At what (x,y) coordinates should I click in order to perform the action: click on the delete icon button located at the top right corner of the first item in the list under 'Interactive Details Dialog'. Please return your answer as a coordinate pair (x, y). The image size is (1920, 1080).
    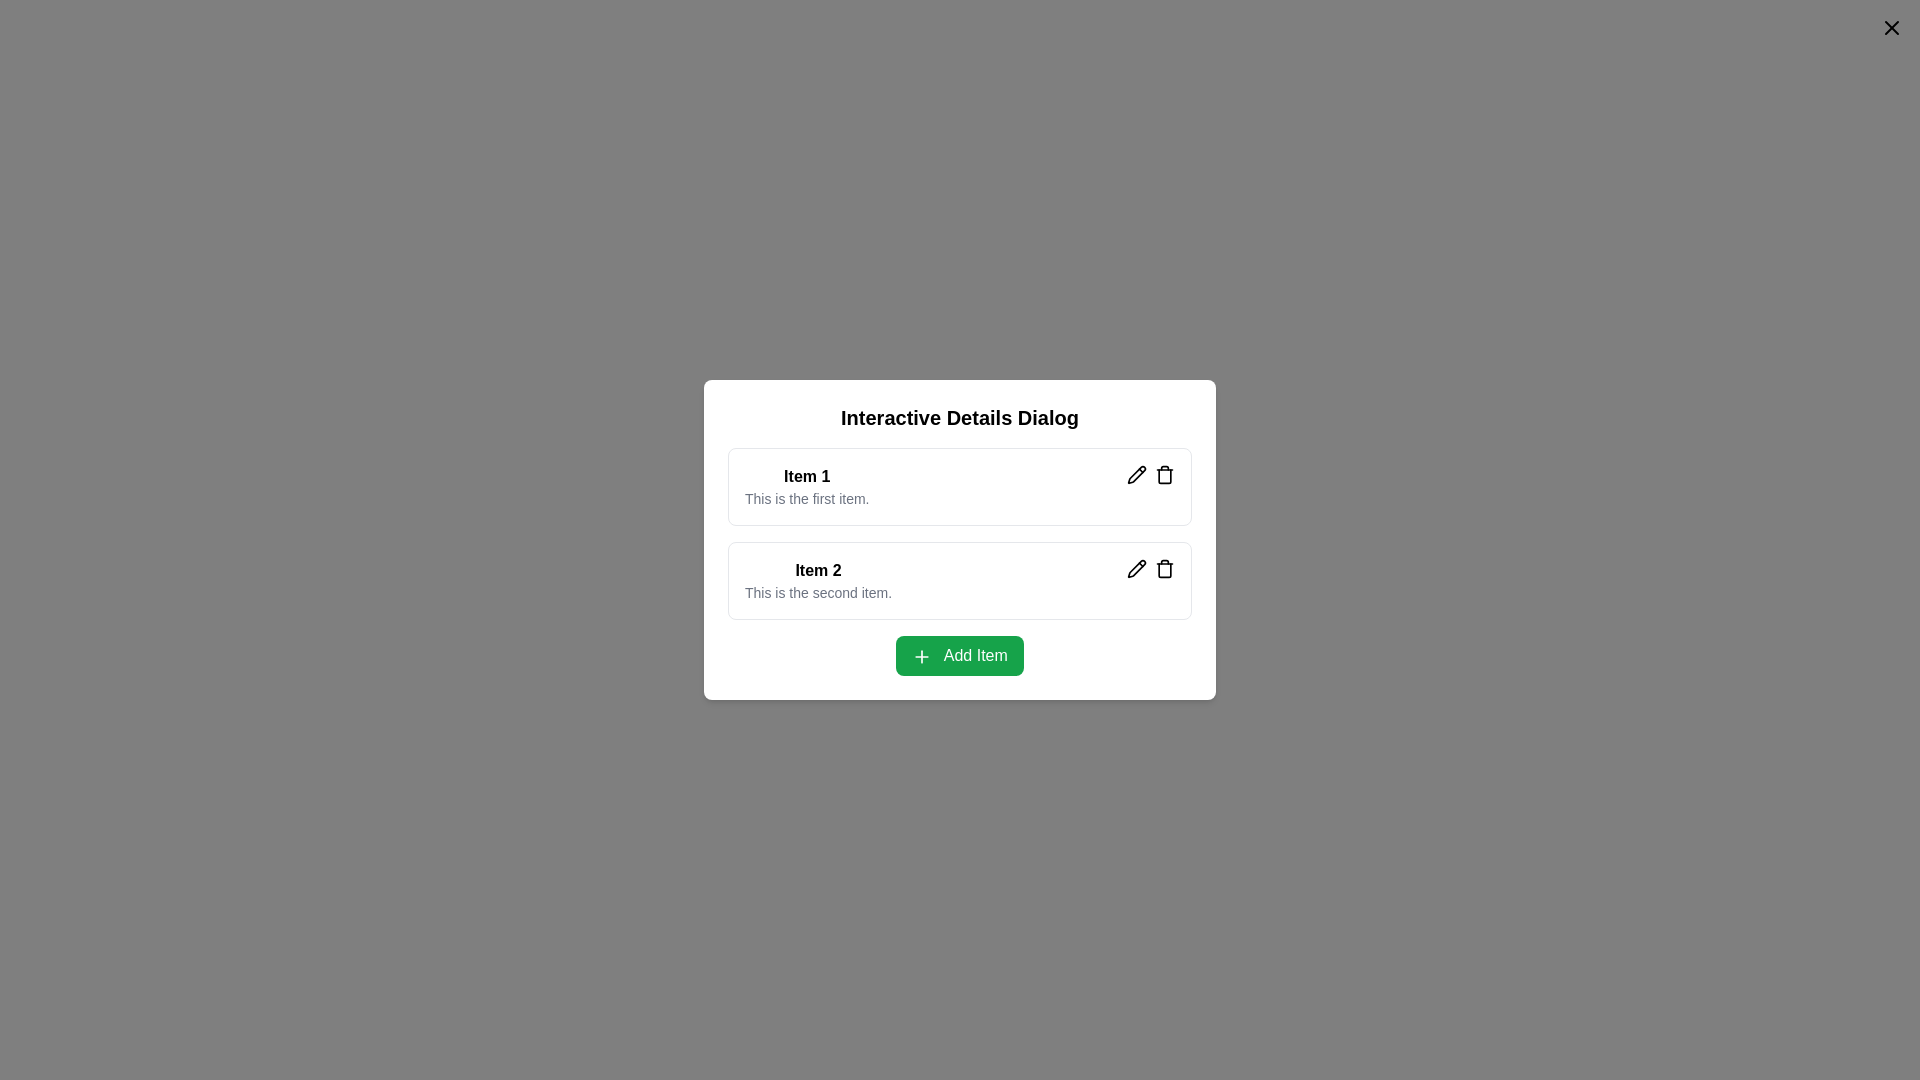
    Looking at the image, I should click on (1165, 474).